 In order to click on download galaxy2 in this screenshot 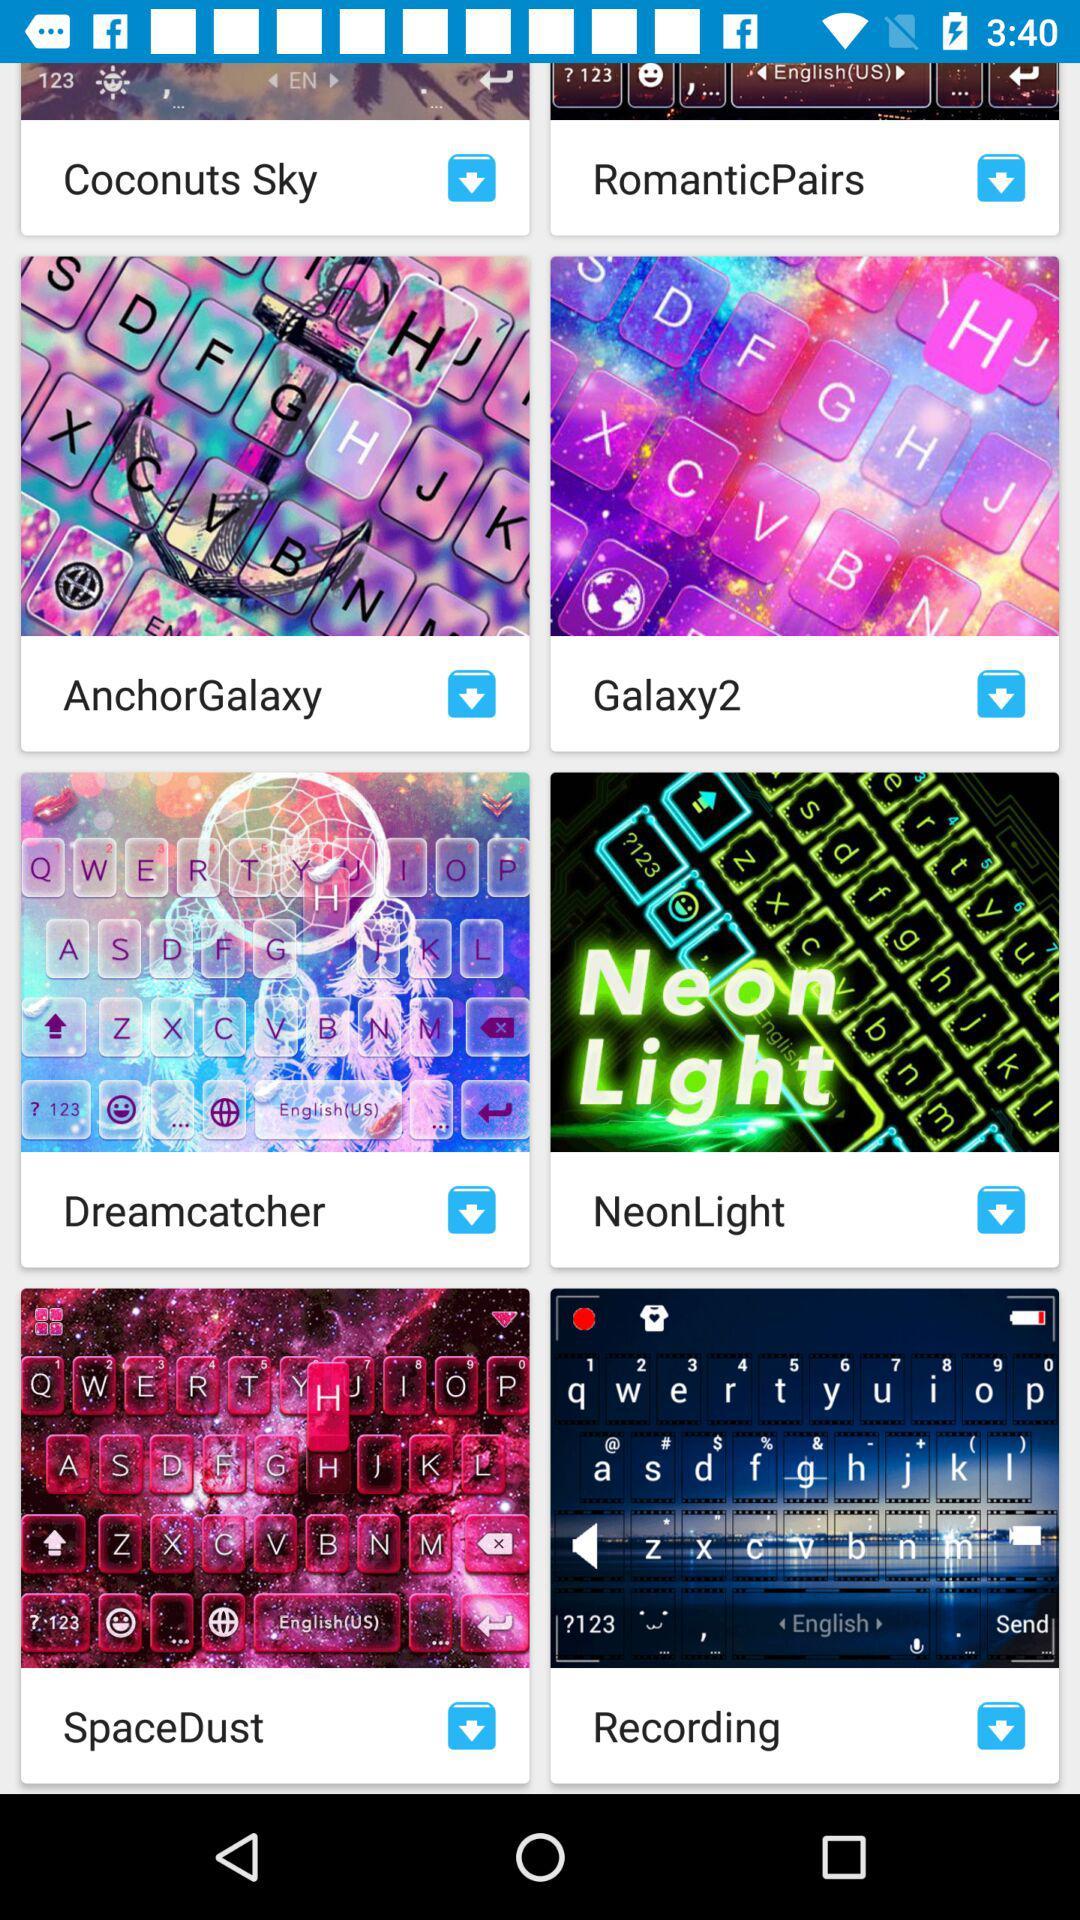, I will do `click(1001, 693)`.